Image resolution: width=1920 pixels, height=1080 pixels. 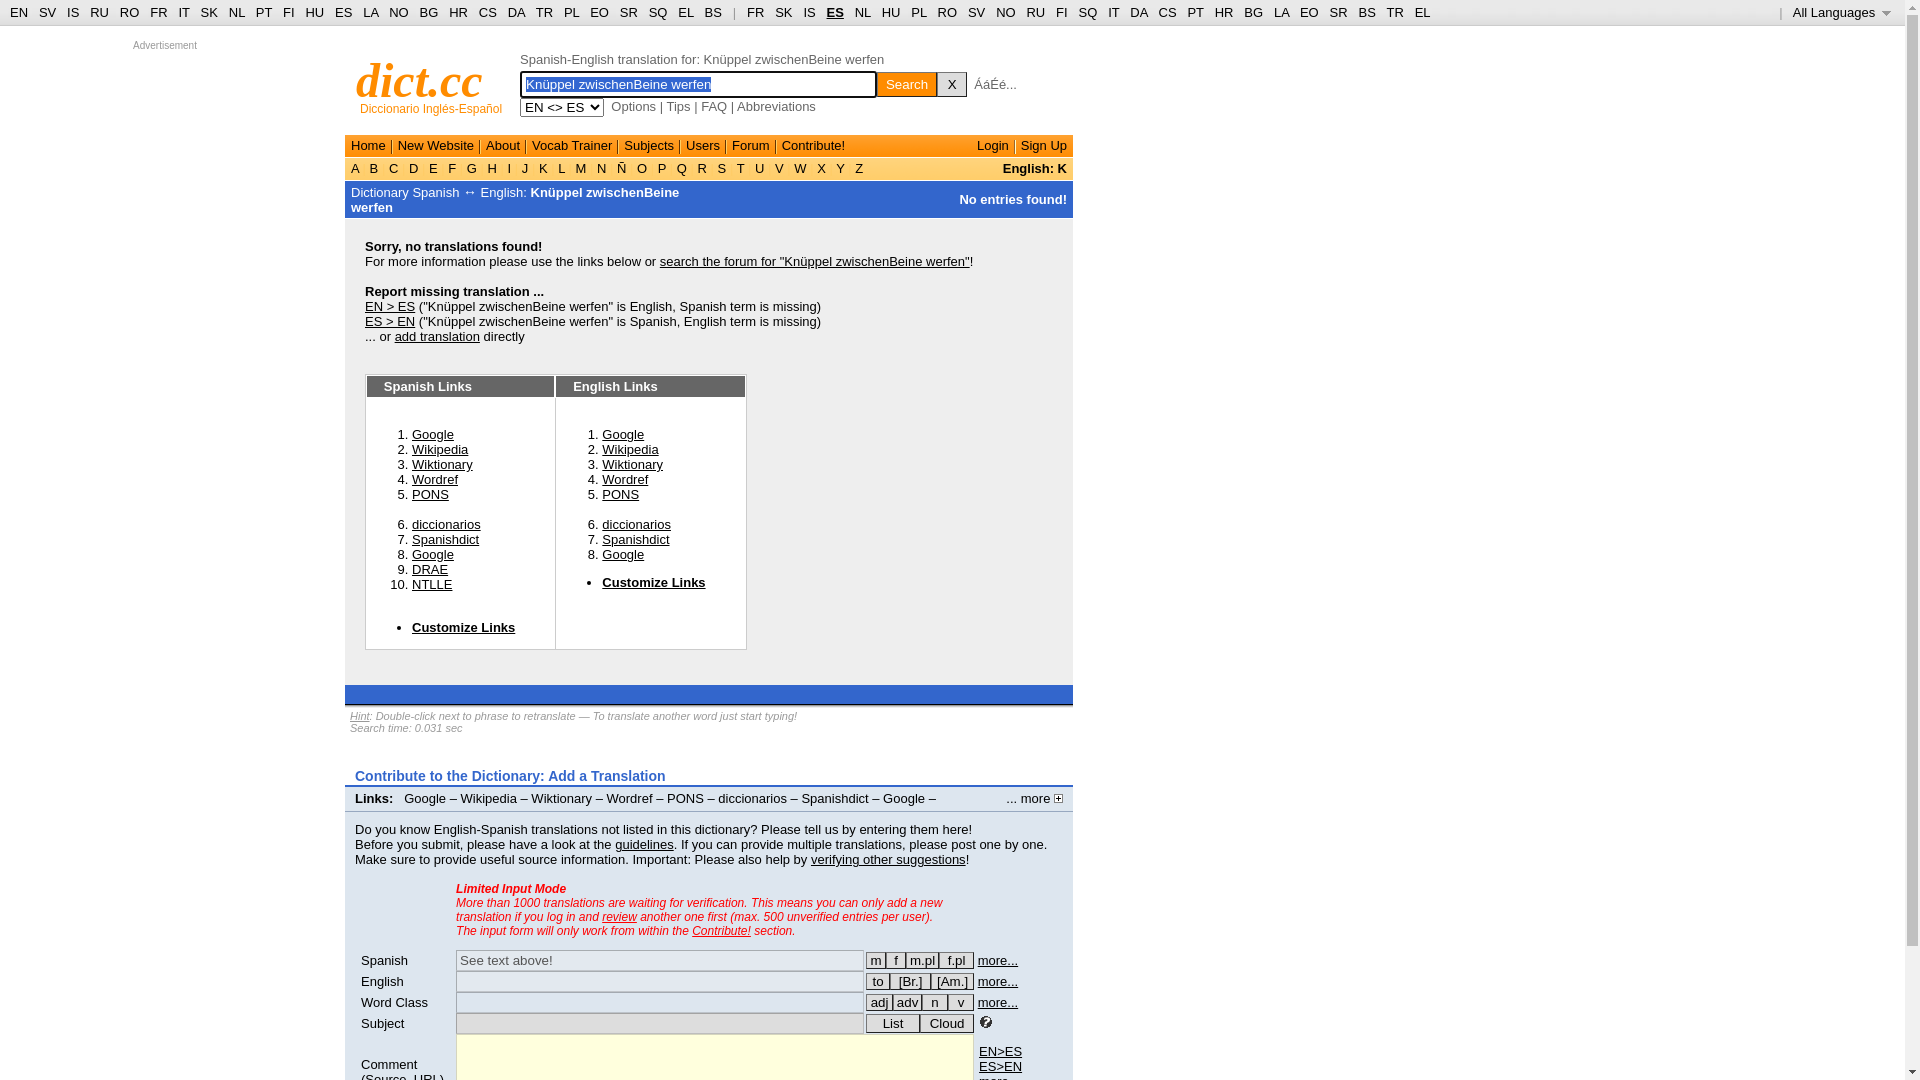 What do you see at coordinates (863, 12) in the screenshot?
I see `'NL'` at bounding box center [863, 12].